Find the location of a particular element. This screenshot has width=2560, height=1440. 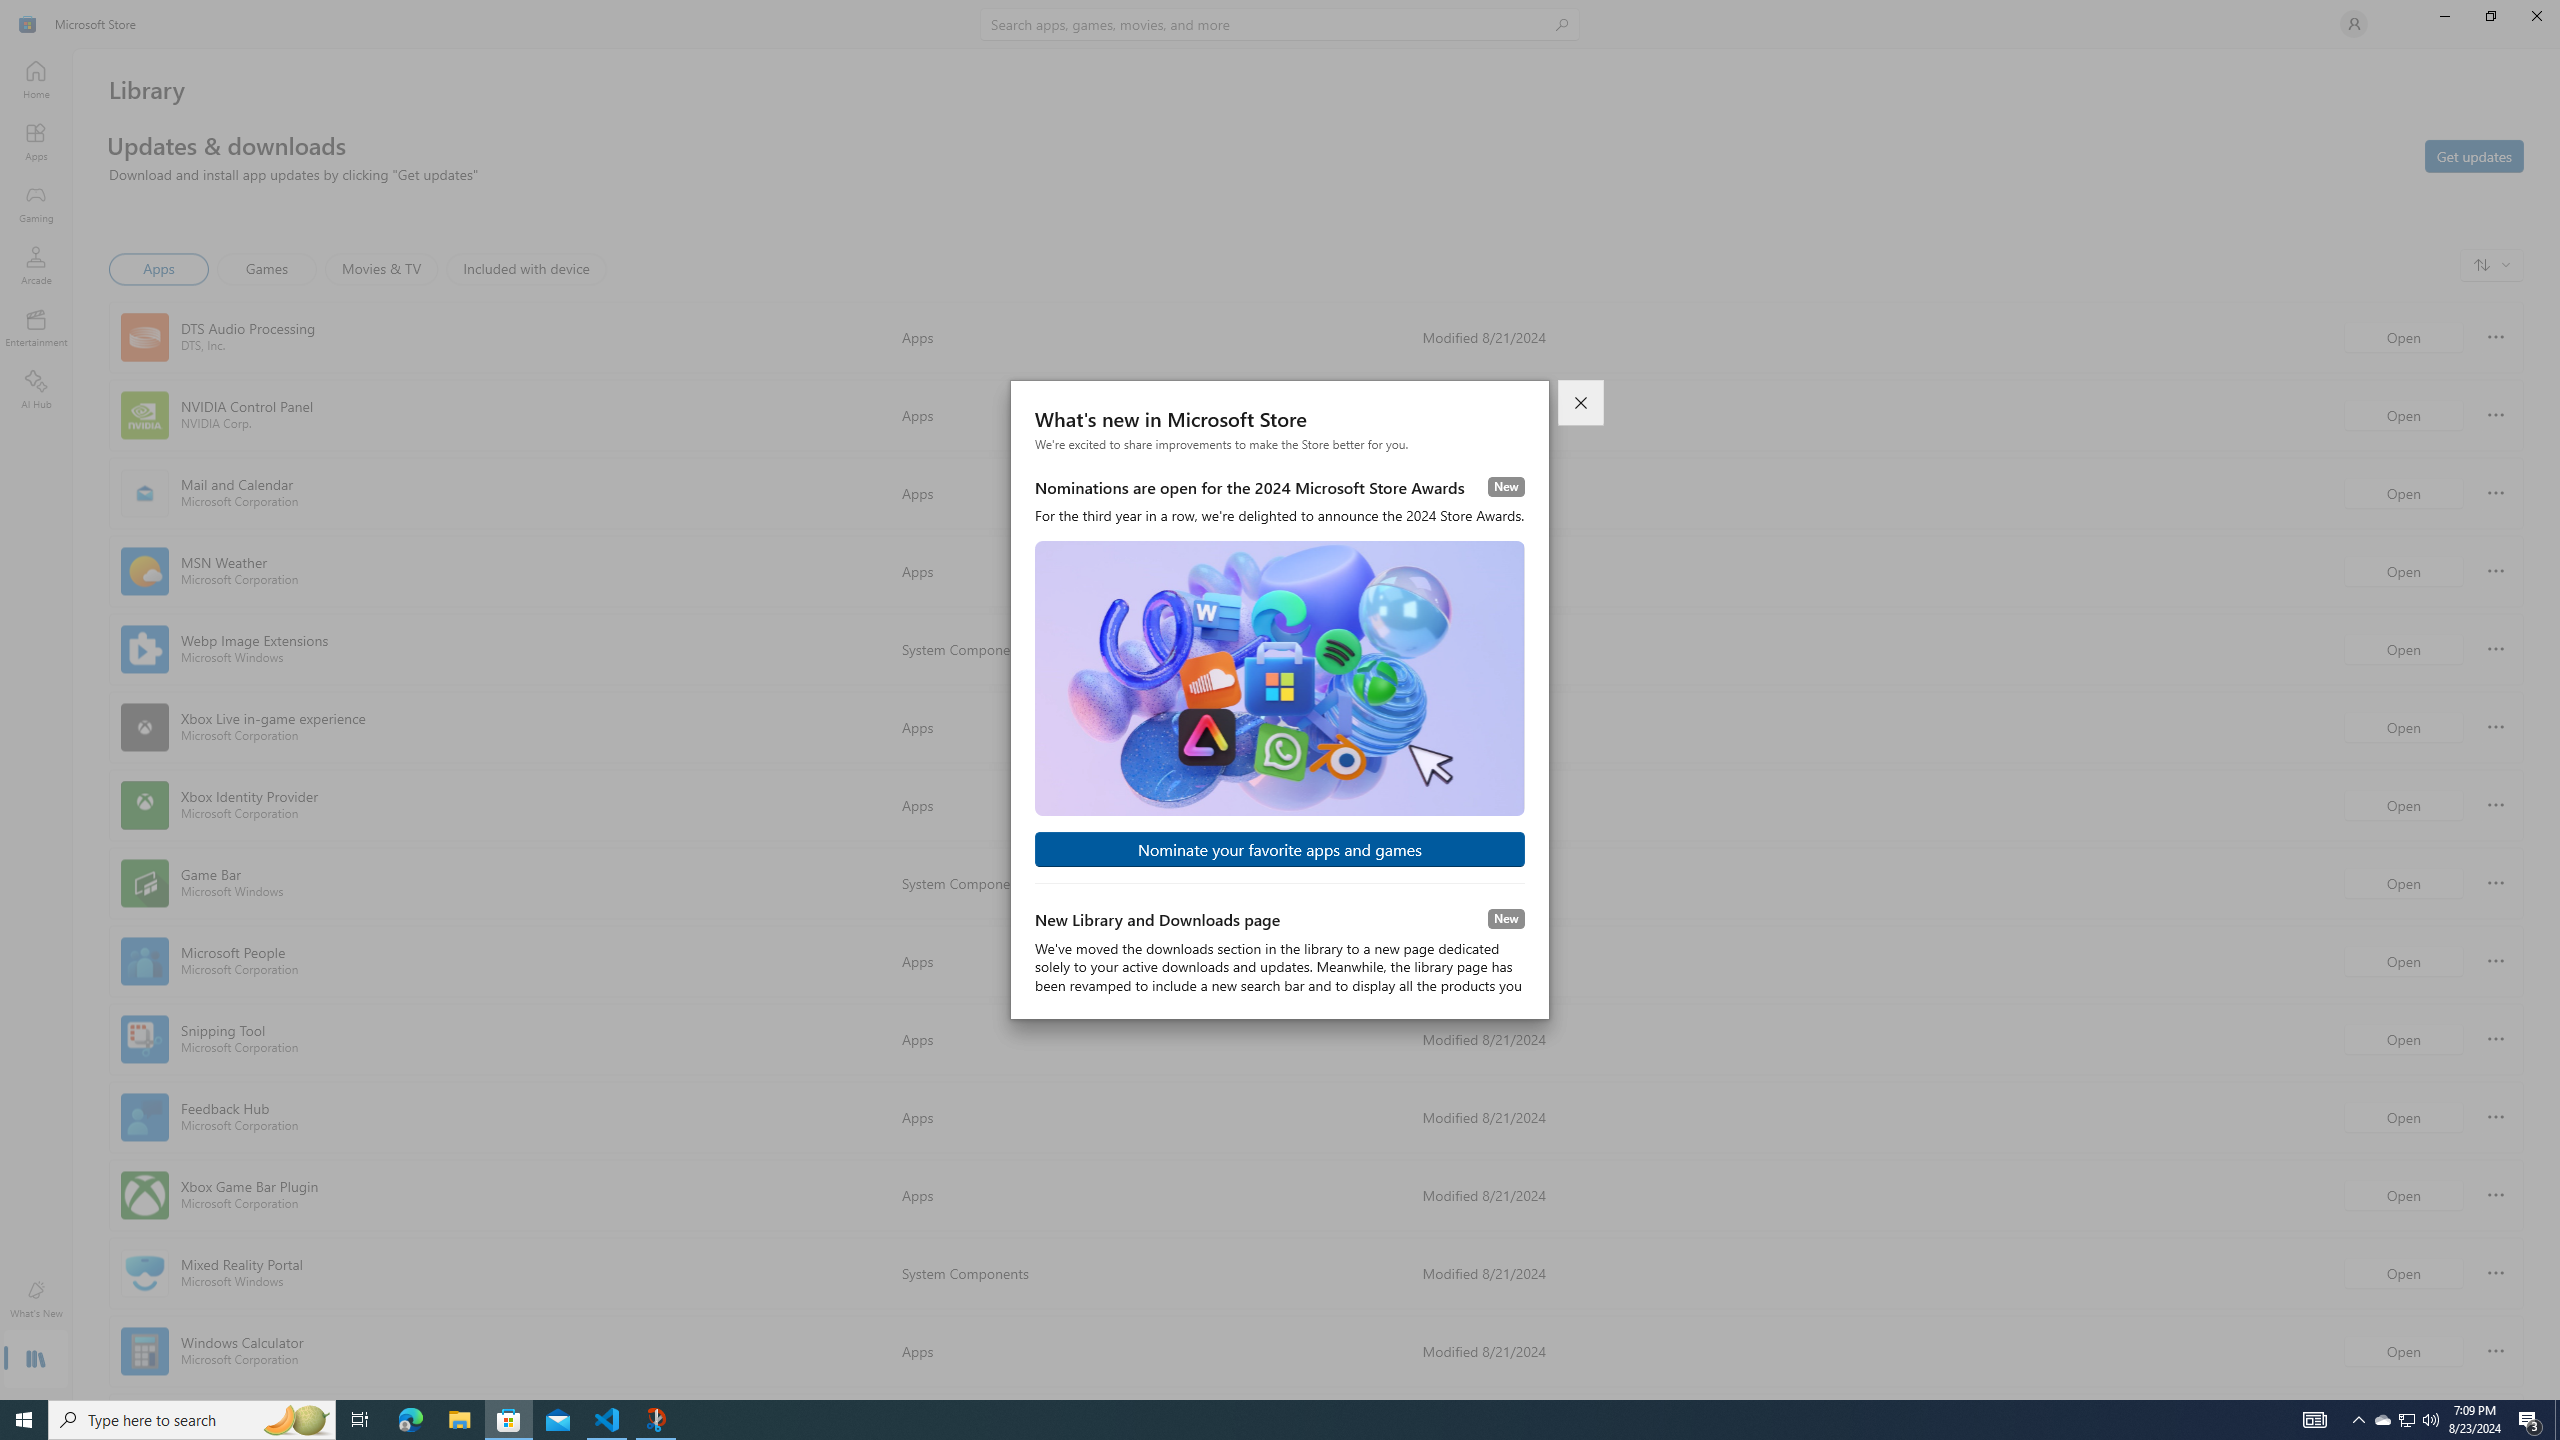

'Sort and filter' is located at coordinates (2491, 264).